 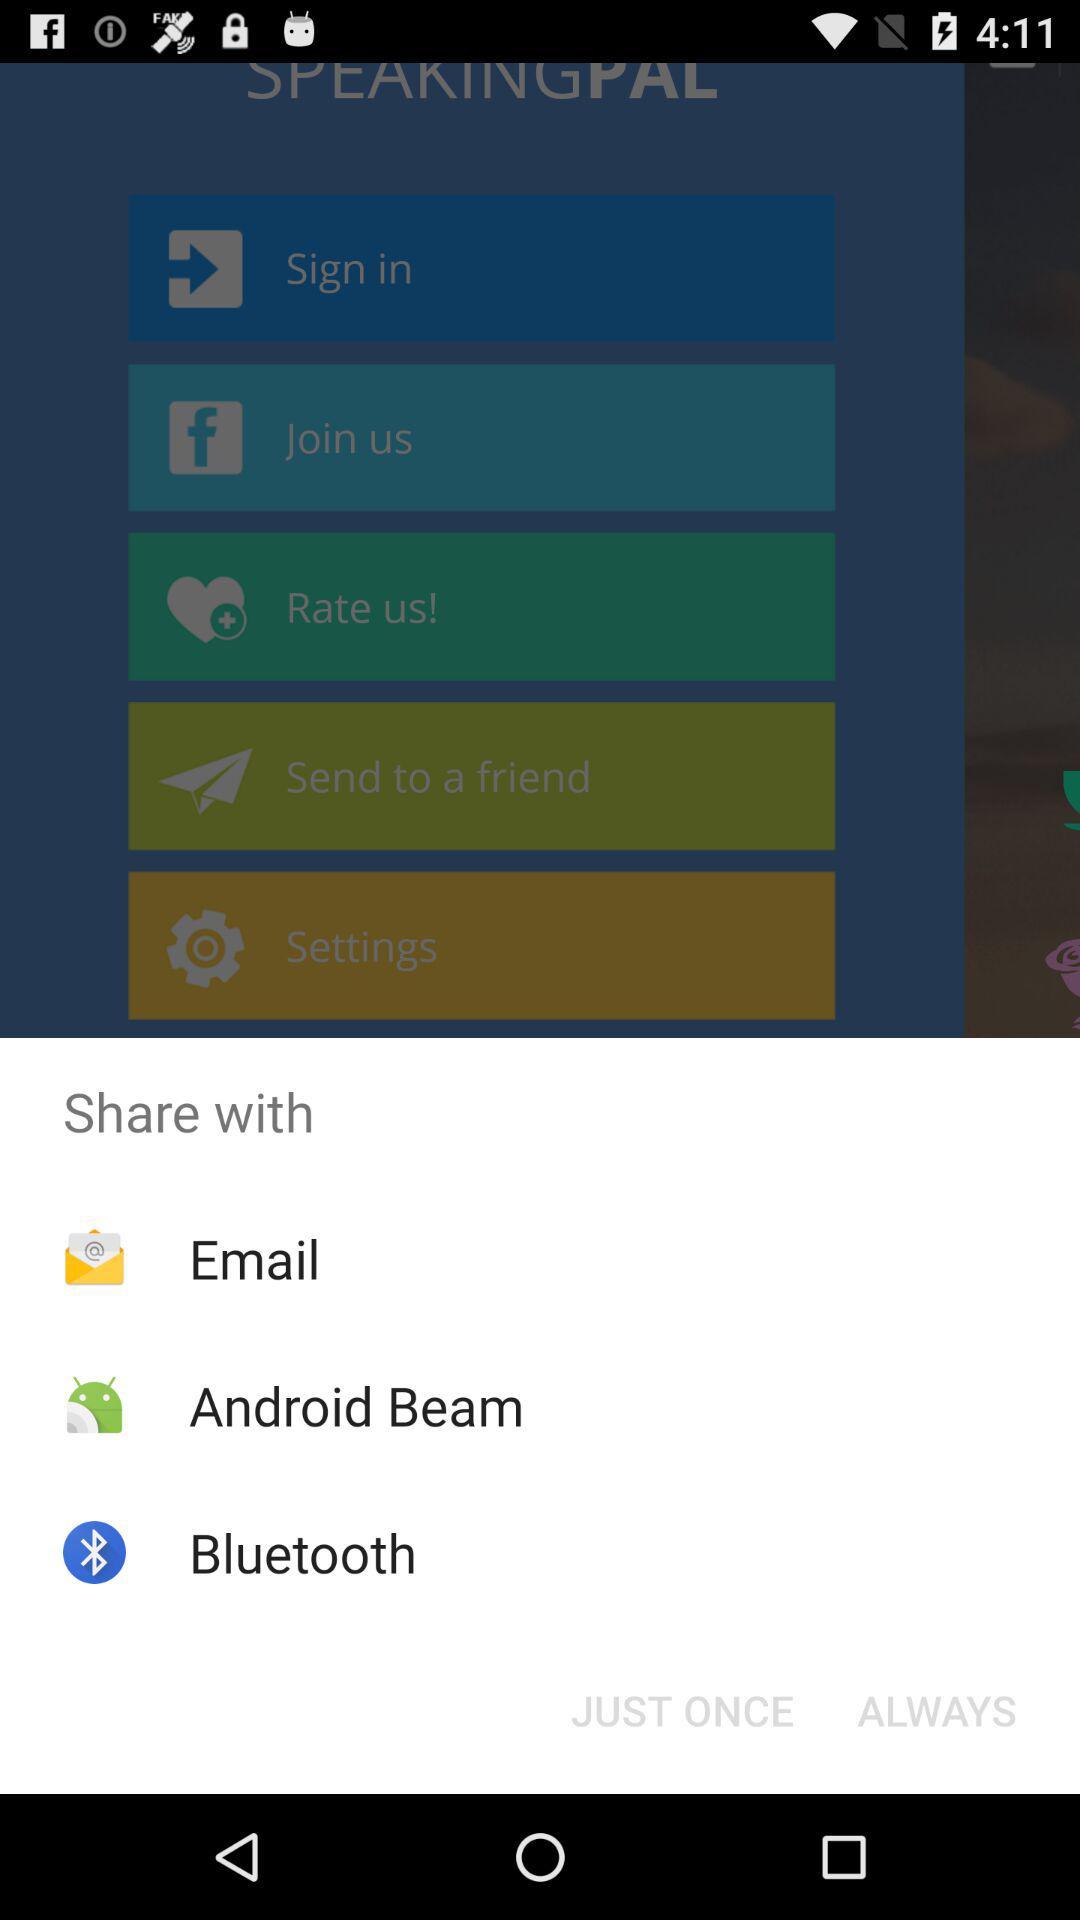 What do you see at coordinates (937, 1708) in the screenshot?
I see `always` at bounding box center [937, 1708].